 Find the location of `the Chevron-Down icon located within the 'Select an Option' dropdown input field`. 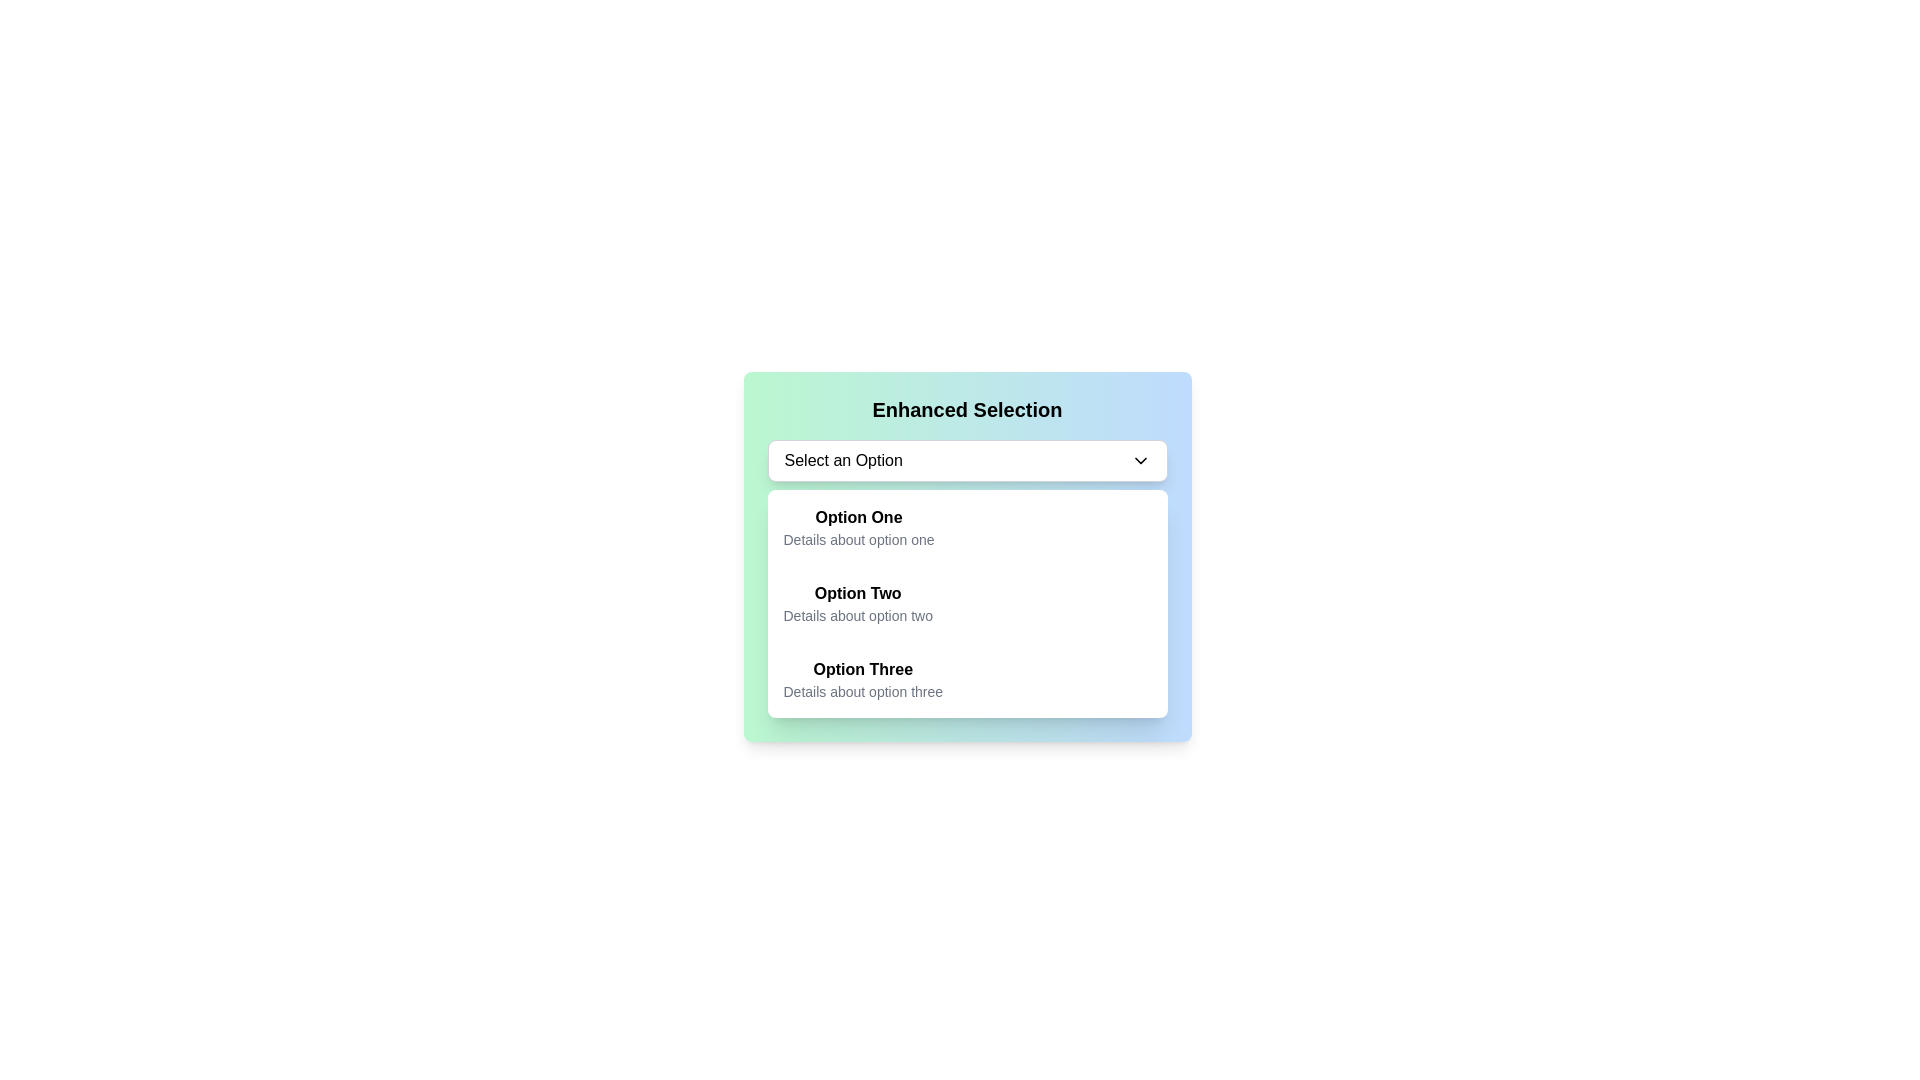

the Chevron-Down icon located within the 'Select an Option' dropdown input field is located at coordinates (1140, 461).